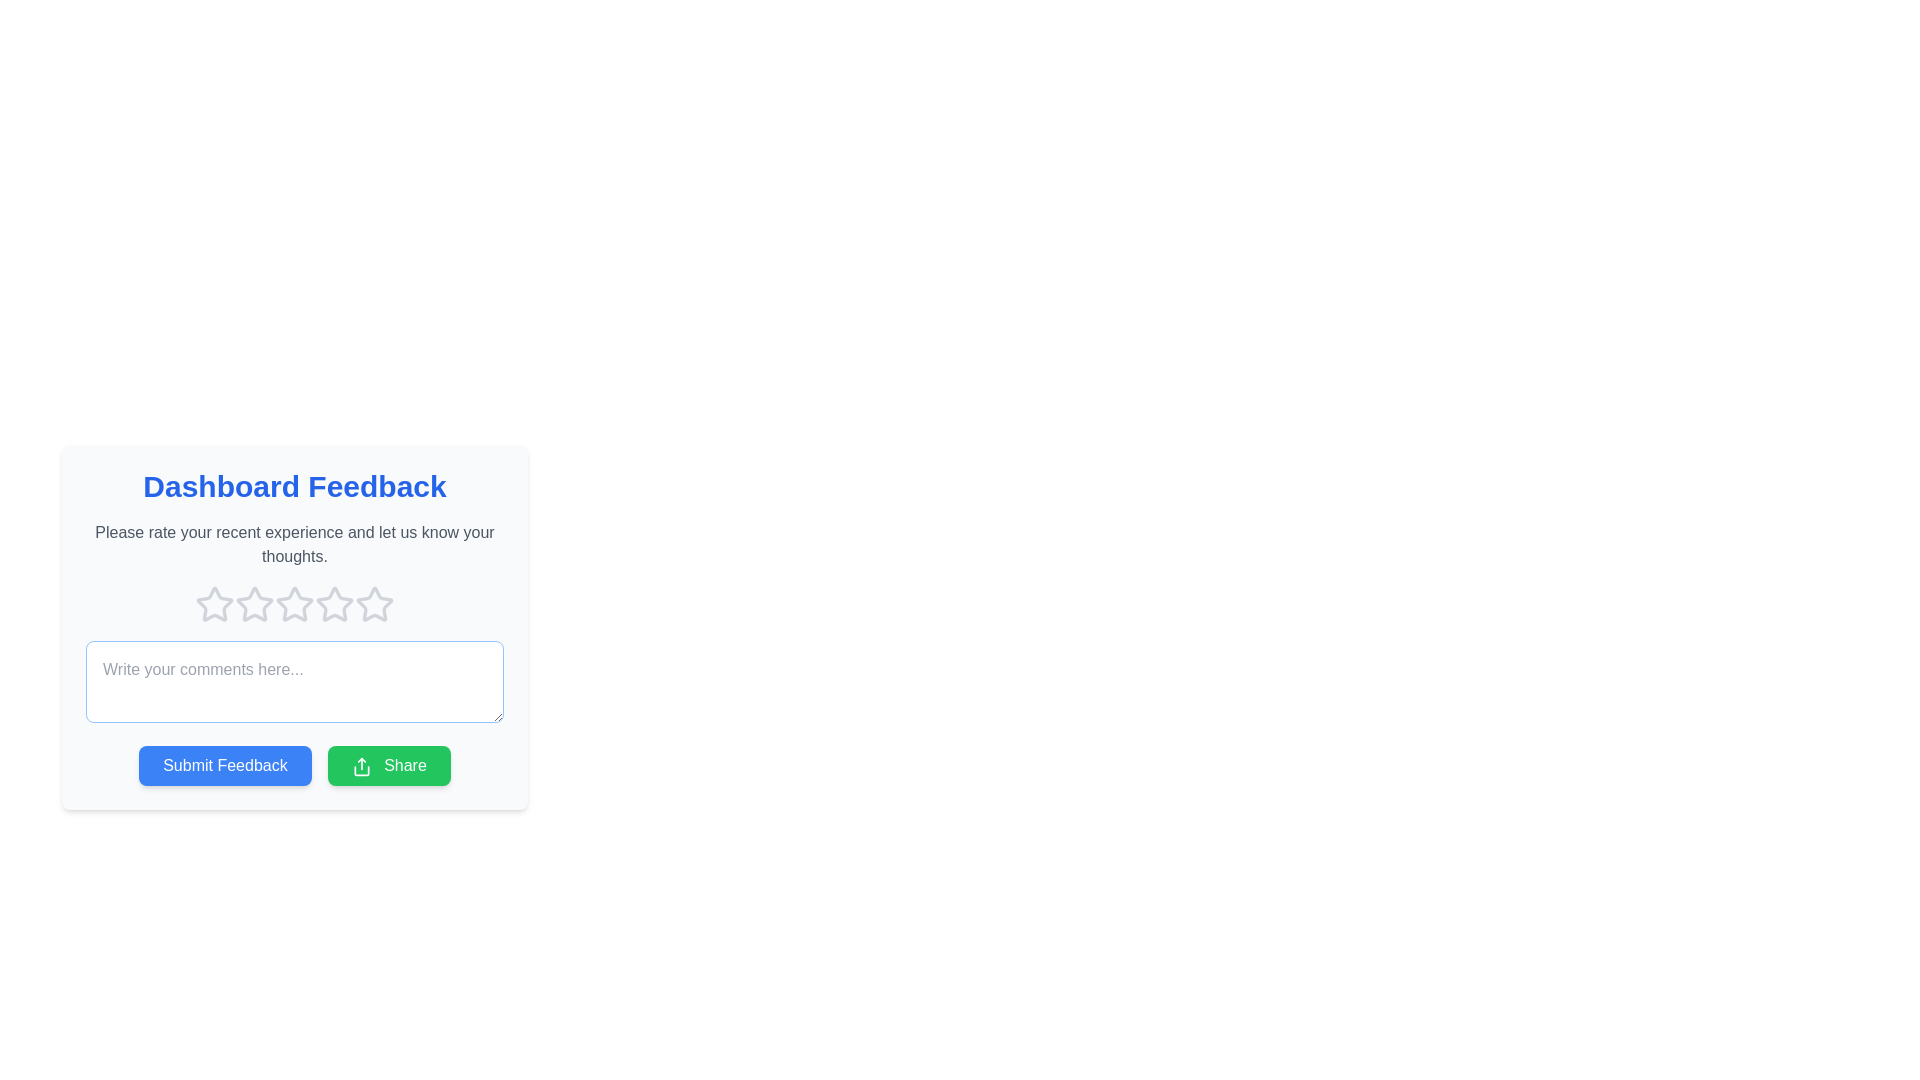  What do you see at coordinates (225, 765) in the screenshot?
I see `the blue 'Submit Feedback' button with bold white text` at bounding box center [225, 765].